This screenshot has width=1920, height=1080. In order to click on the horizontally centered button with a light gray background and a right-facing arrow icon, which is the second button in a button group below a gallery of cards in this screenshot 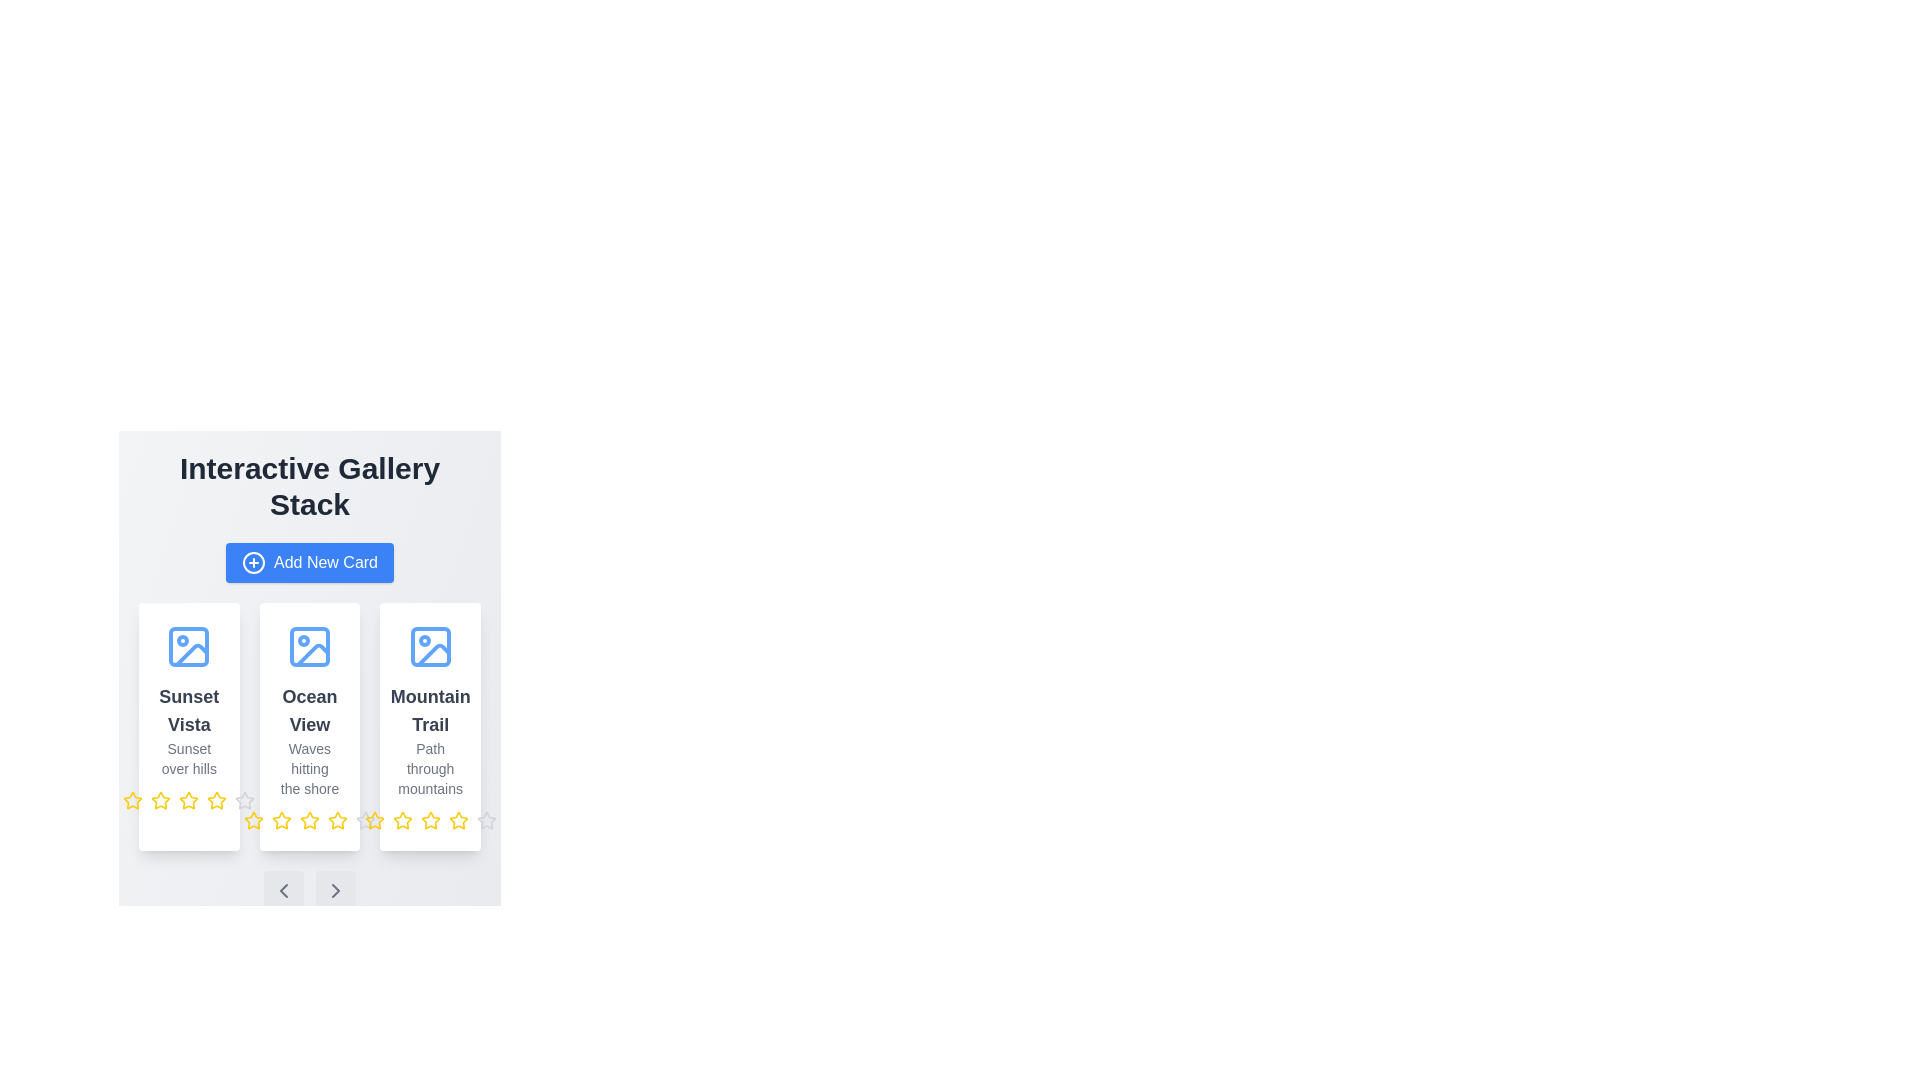, I will do `click(336, 890)`.